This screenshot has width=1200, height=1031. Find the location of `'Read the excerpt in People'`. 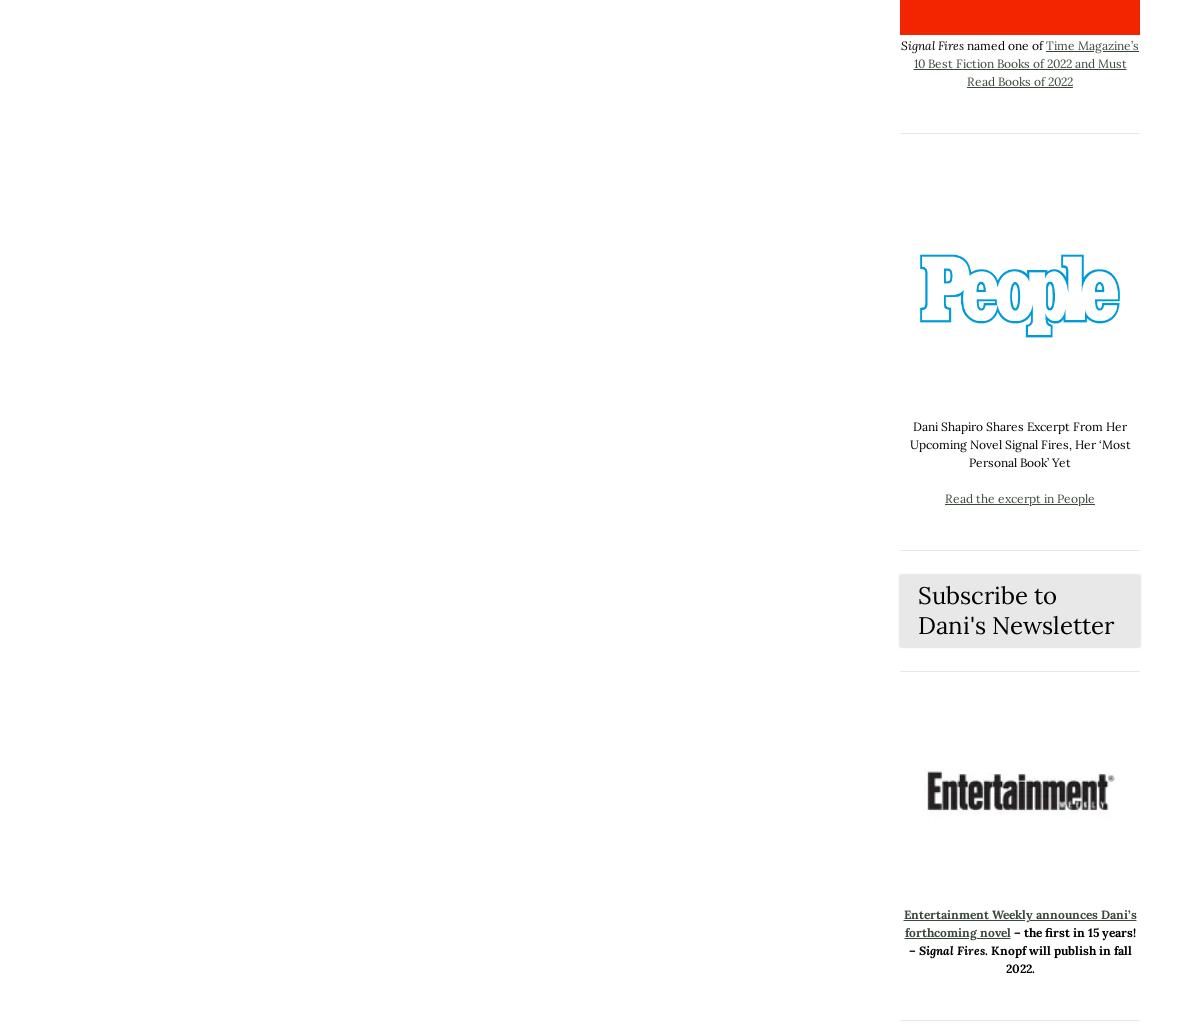

'Read the excerpt in People' is located at coordinates (1020, 498).